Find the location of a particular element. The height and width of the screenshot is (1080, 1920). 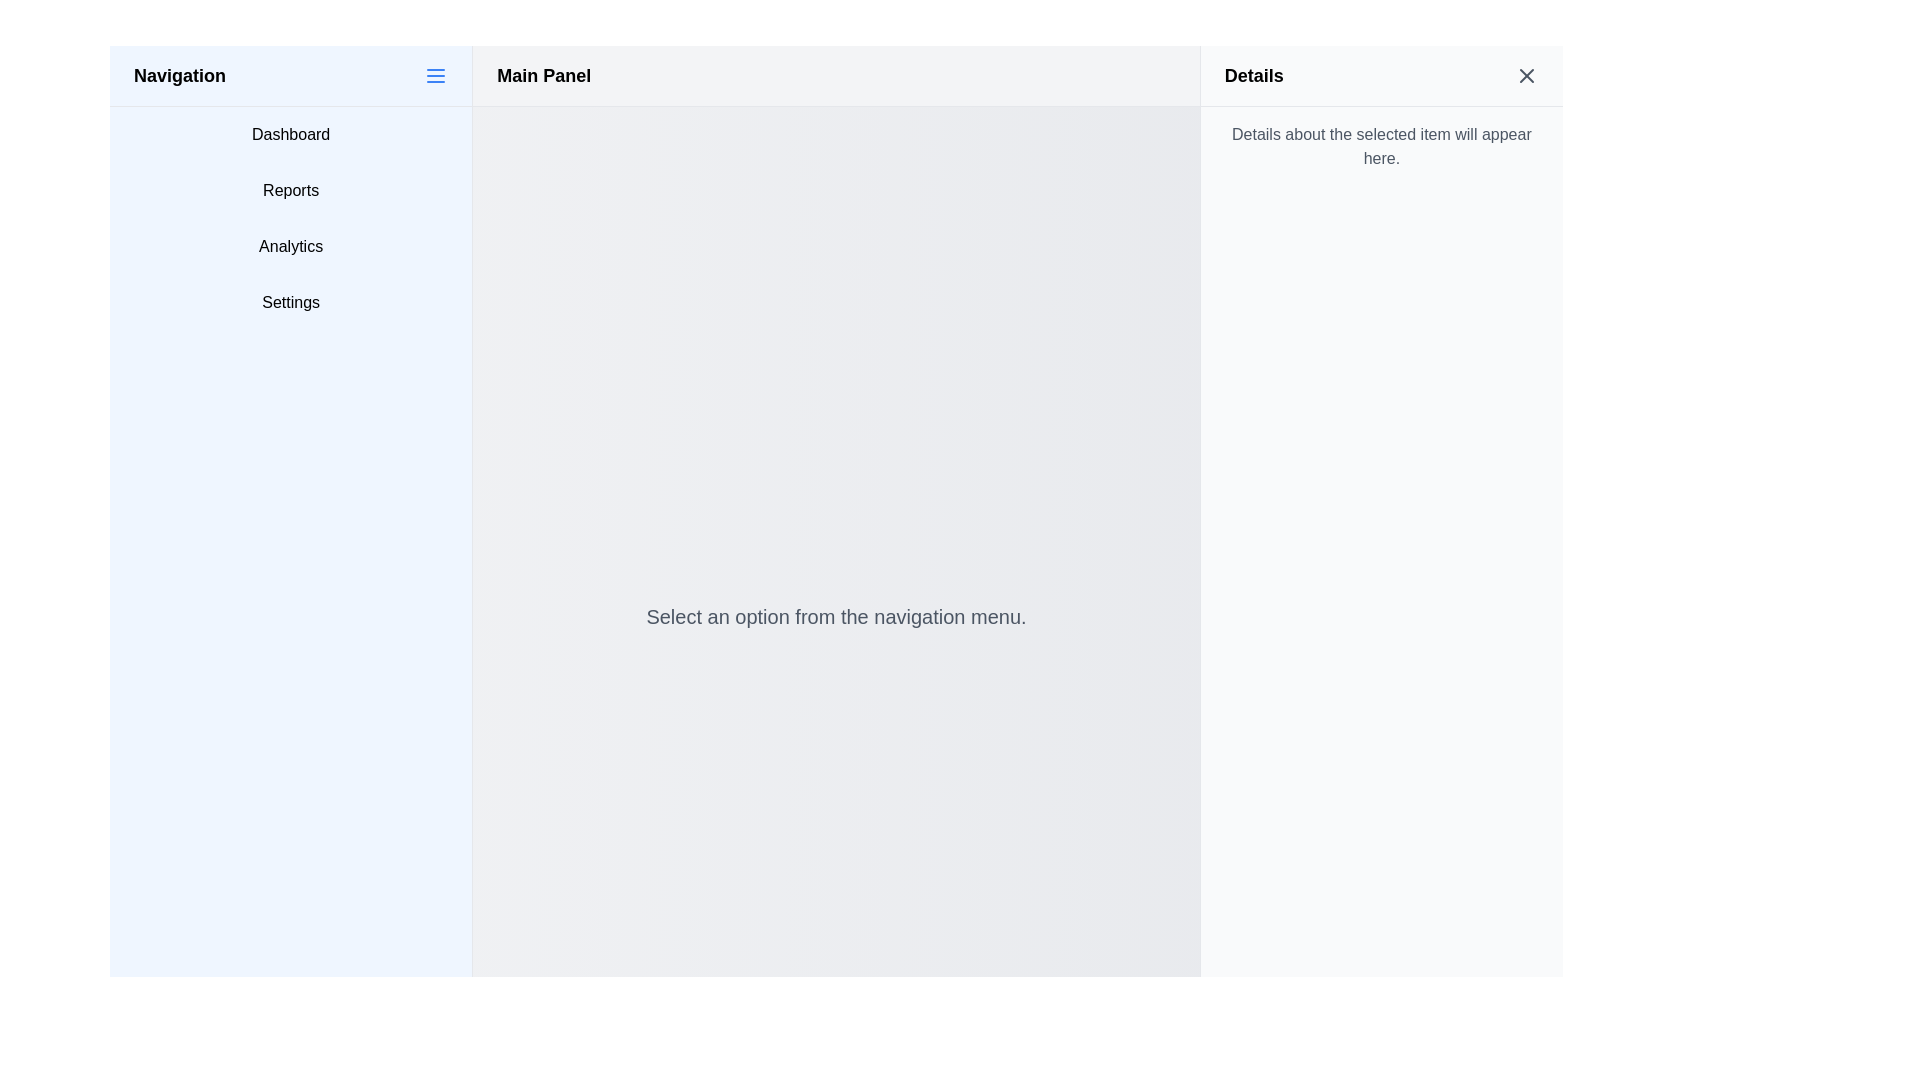

the Navigation List Item labeled 'Analytics' in the light blue vertical navigation menu on the left side of the interface is located at coordinates (290, 245).